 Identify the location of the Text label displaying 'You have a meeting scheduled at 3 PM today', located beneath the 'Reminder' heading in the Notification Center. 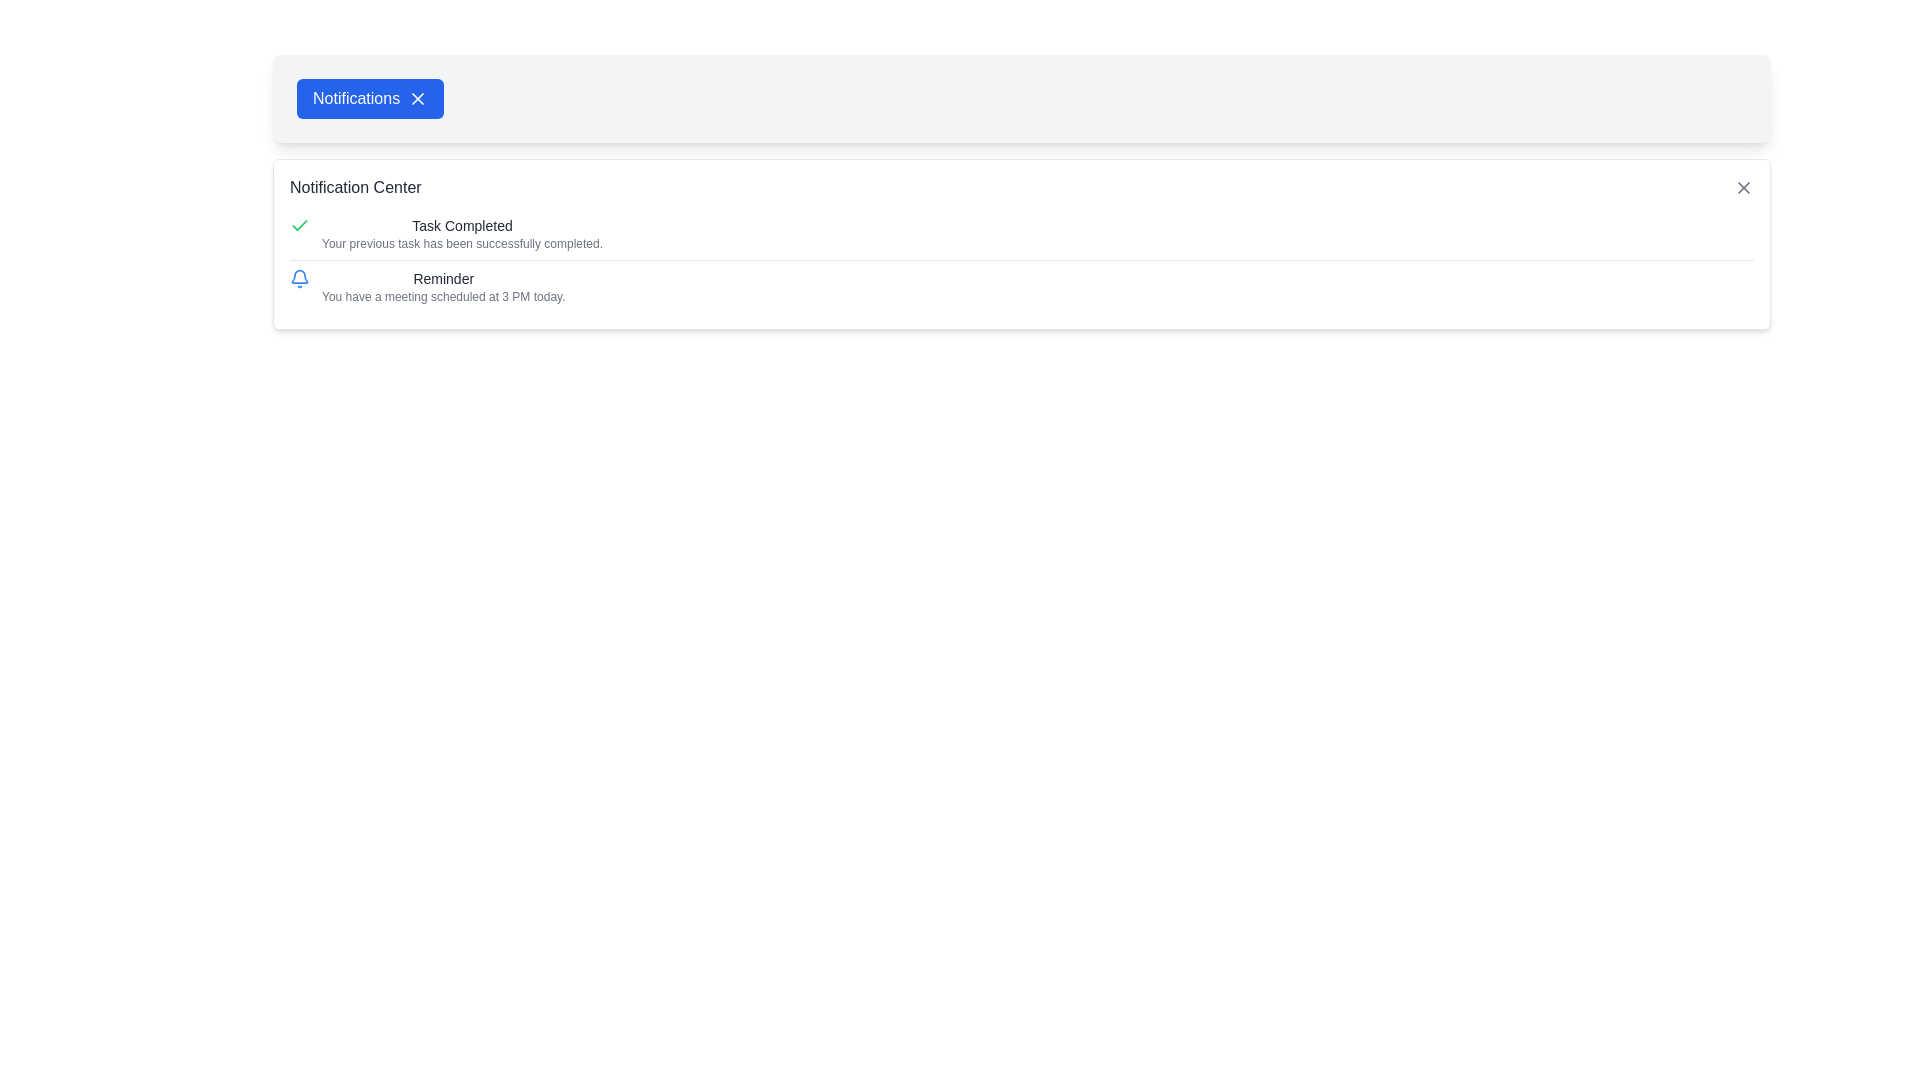
(442, 297).